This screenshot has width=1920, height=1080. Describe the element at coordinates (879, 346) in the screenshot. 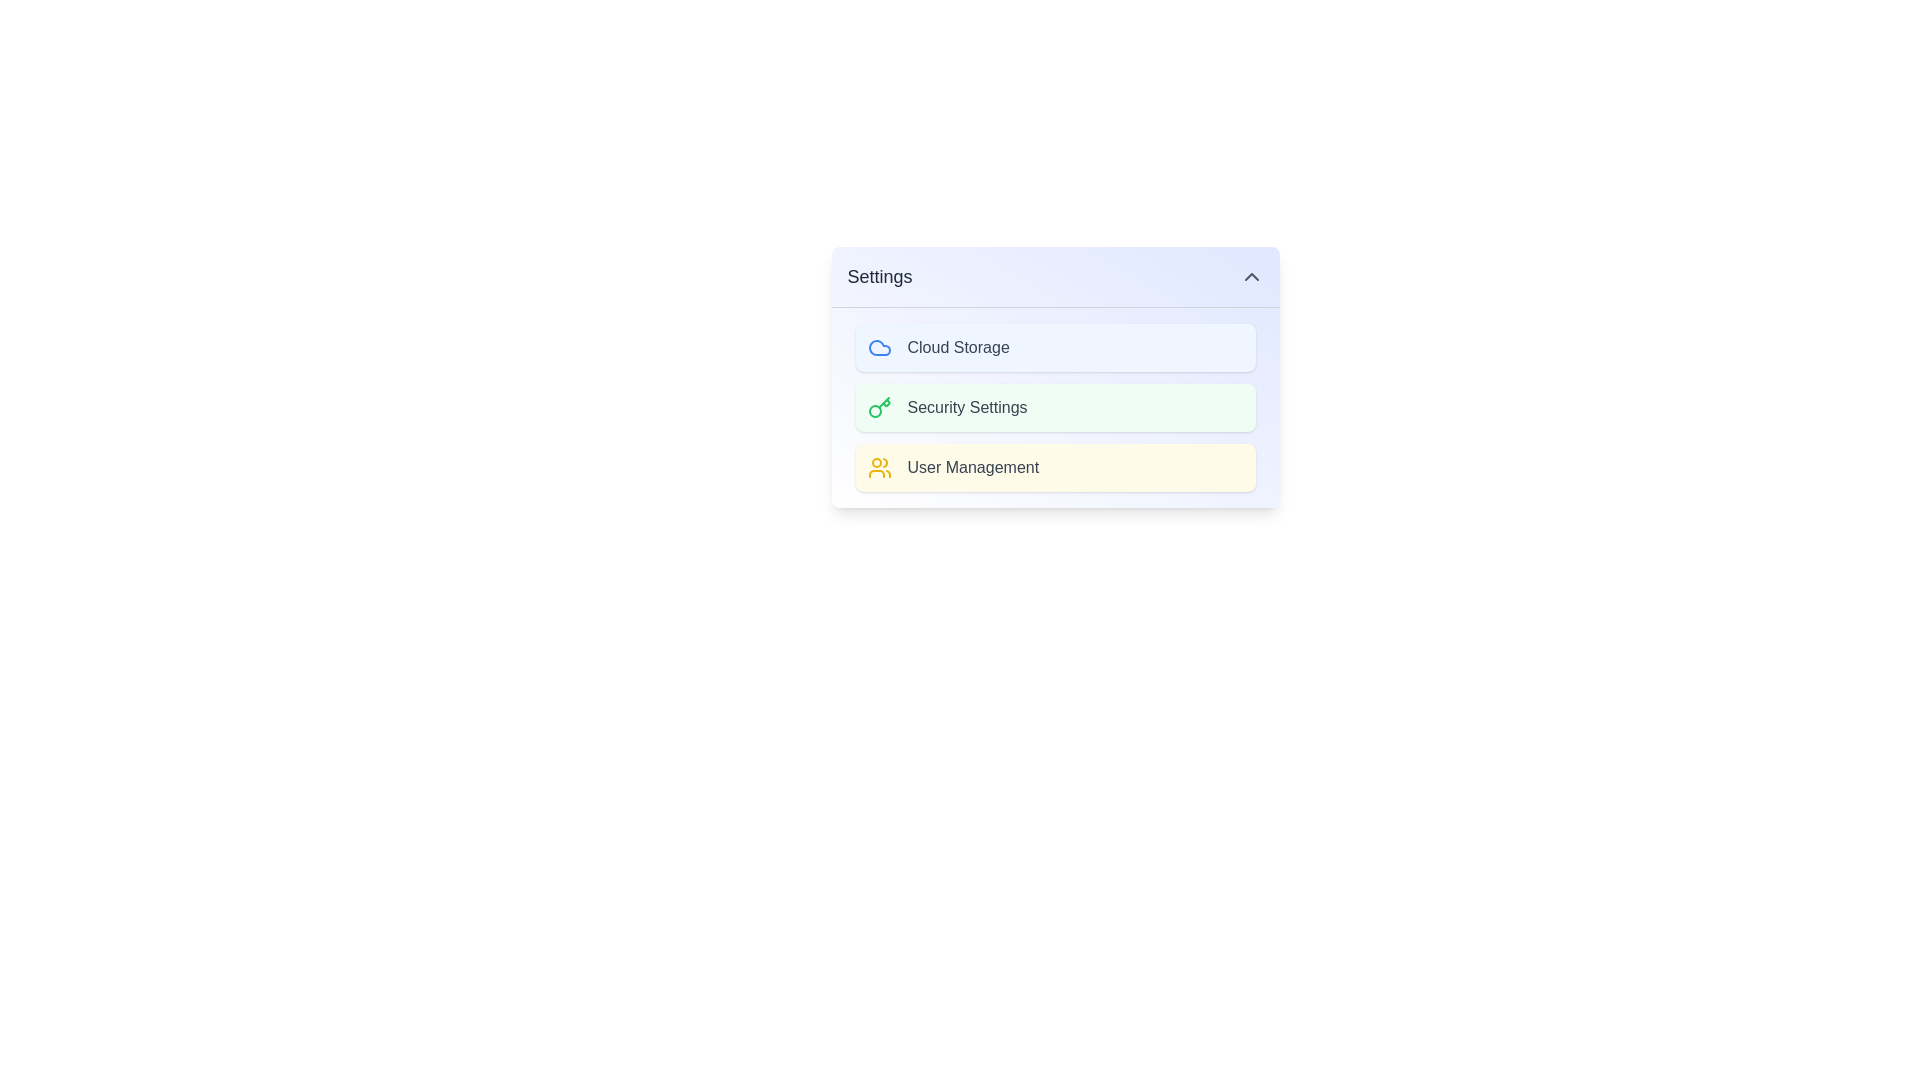

I see `the cloud icon, which is a vector graphic with a smooth outline and blue strokes, located in the 'Settings' dropdown next to the 'Cloud Storage' text` at that location.